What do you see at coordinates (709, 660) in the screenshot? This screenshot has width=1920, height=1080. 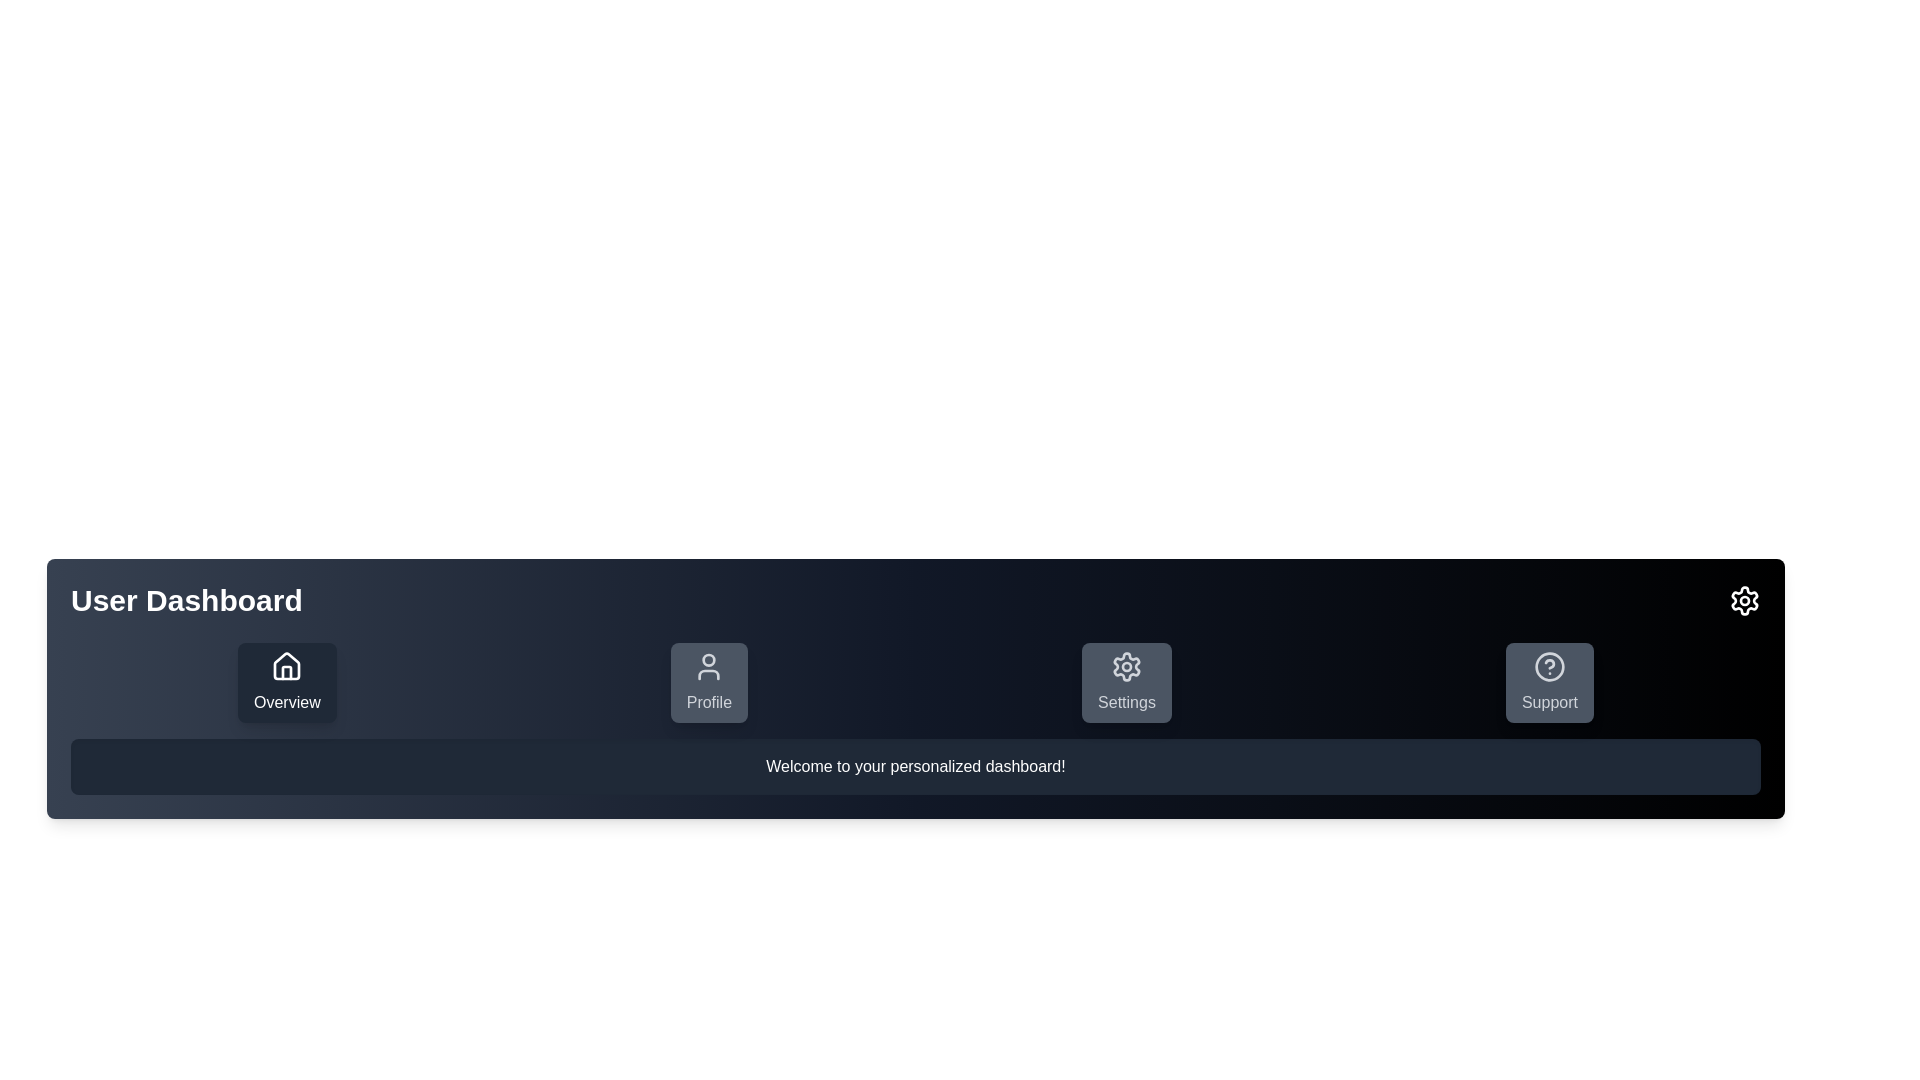 I see `the decorative circle representing the head of the user in the user profile icon located in the second item of the navigation bar` at bounding box center [709, 660].